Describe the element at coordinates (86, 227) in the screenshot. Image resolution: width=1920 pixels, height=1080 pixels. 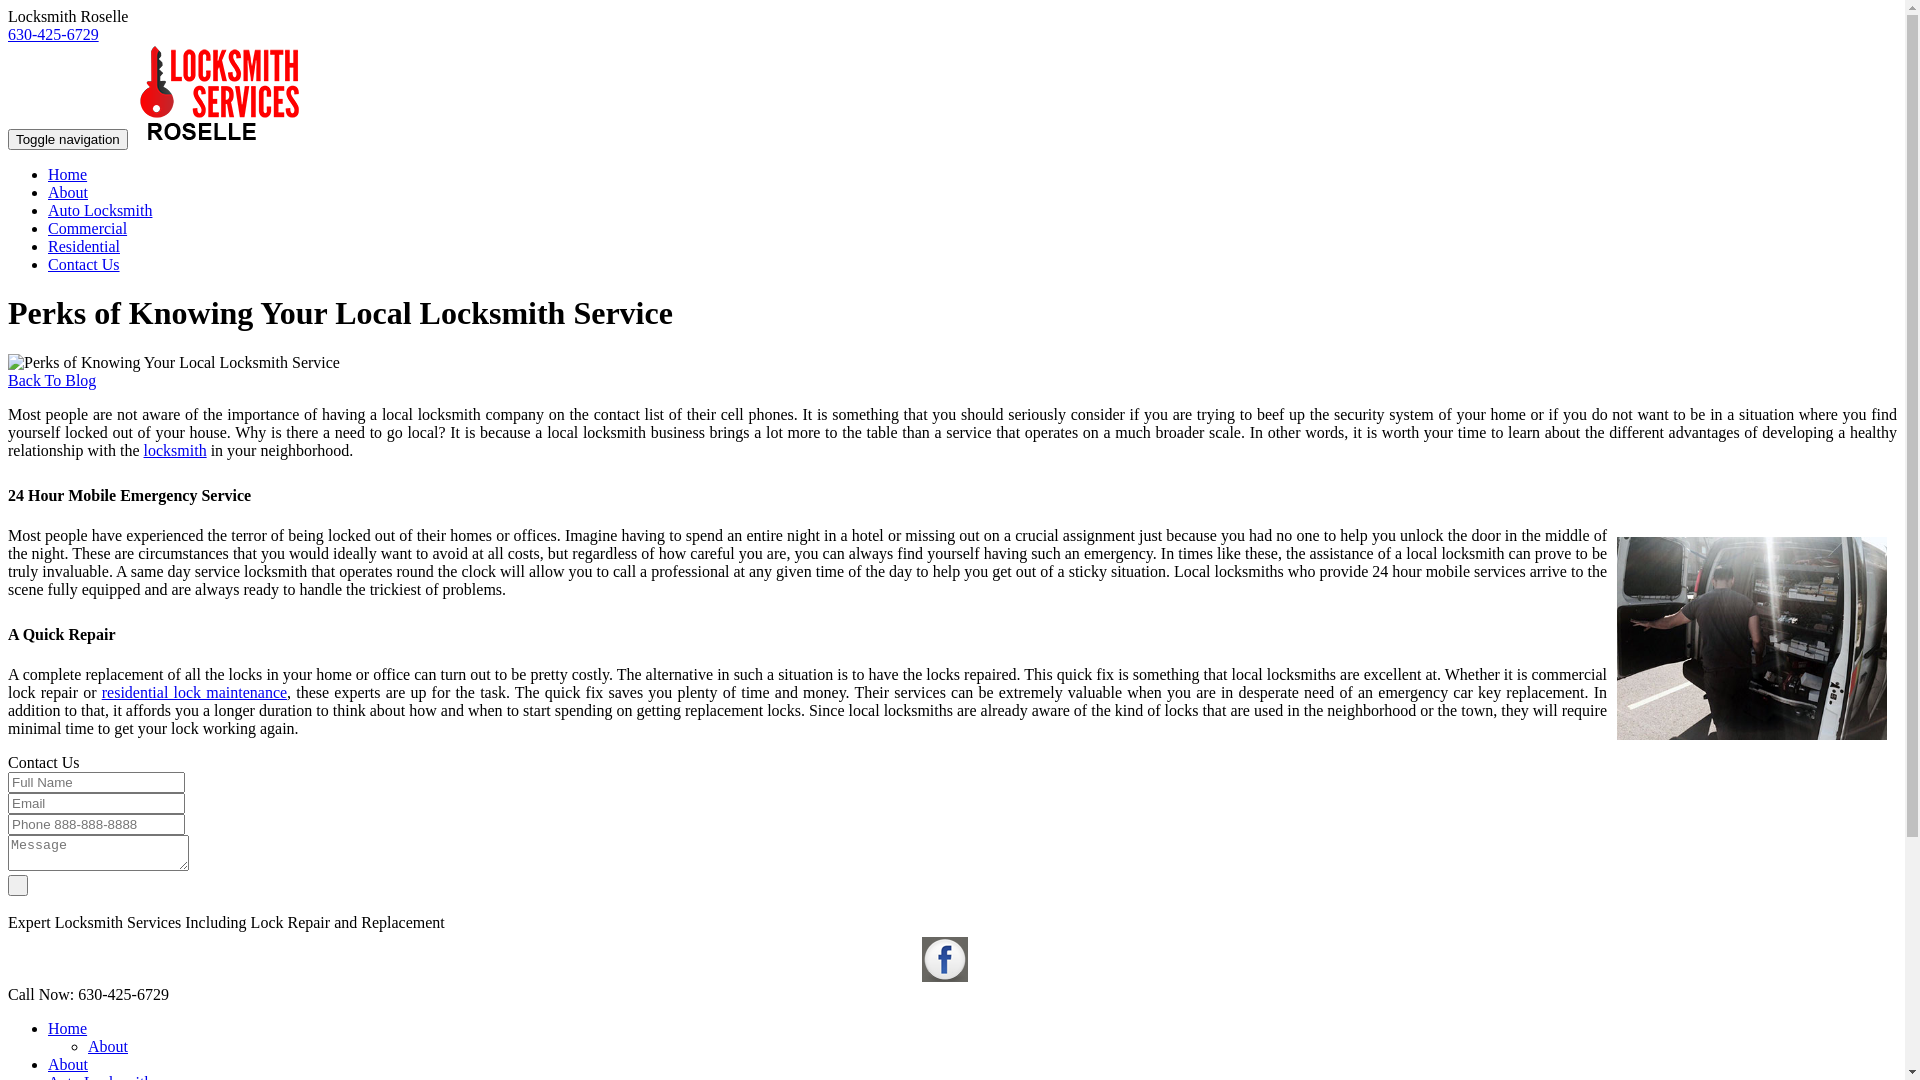
I see `'Commercial'` at that location.